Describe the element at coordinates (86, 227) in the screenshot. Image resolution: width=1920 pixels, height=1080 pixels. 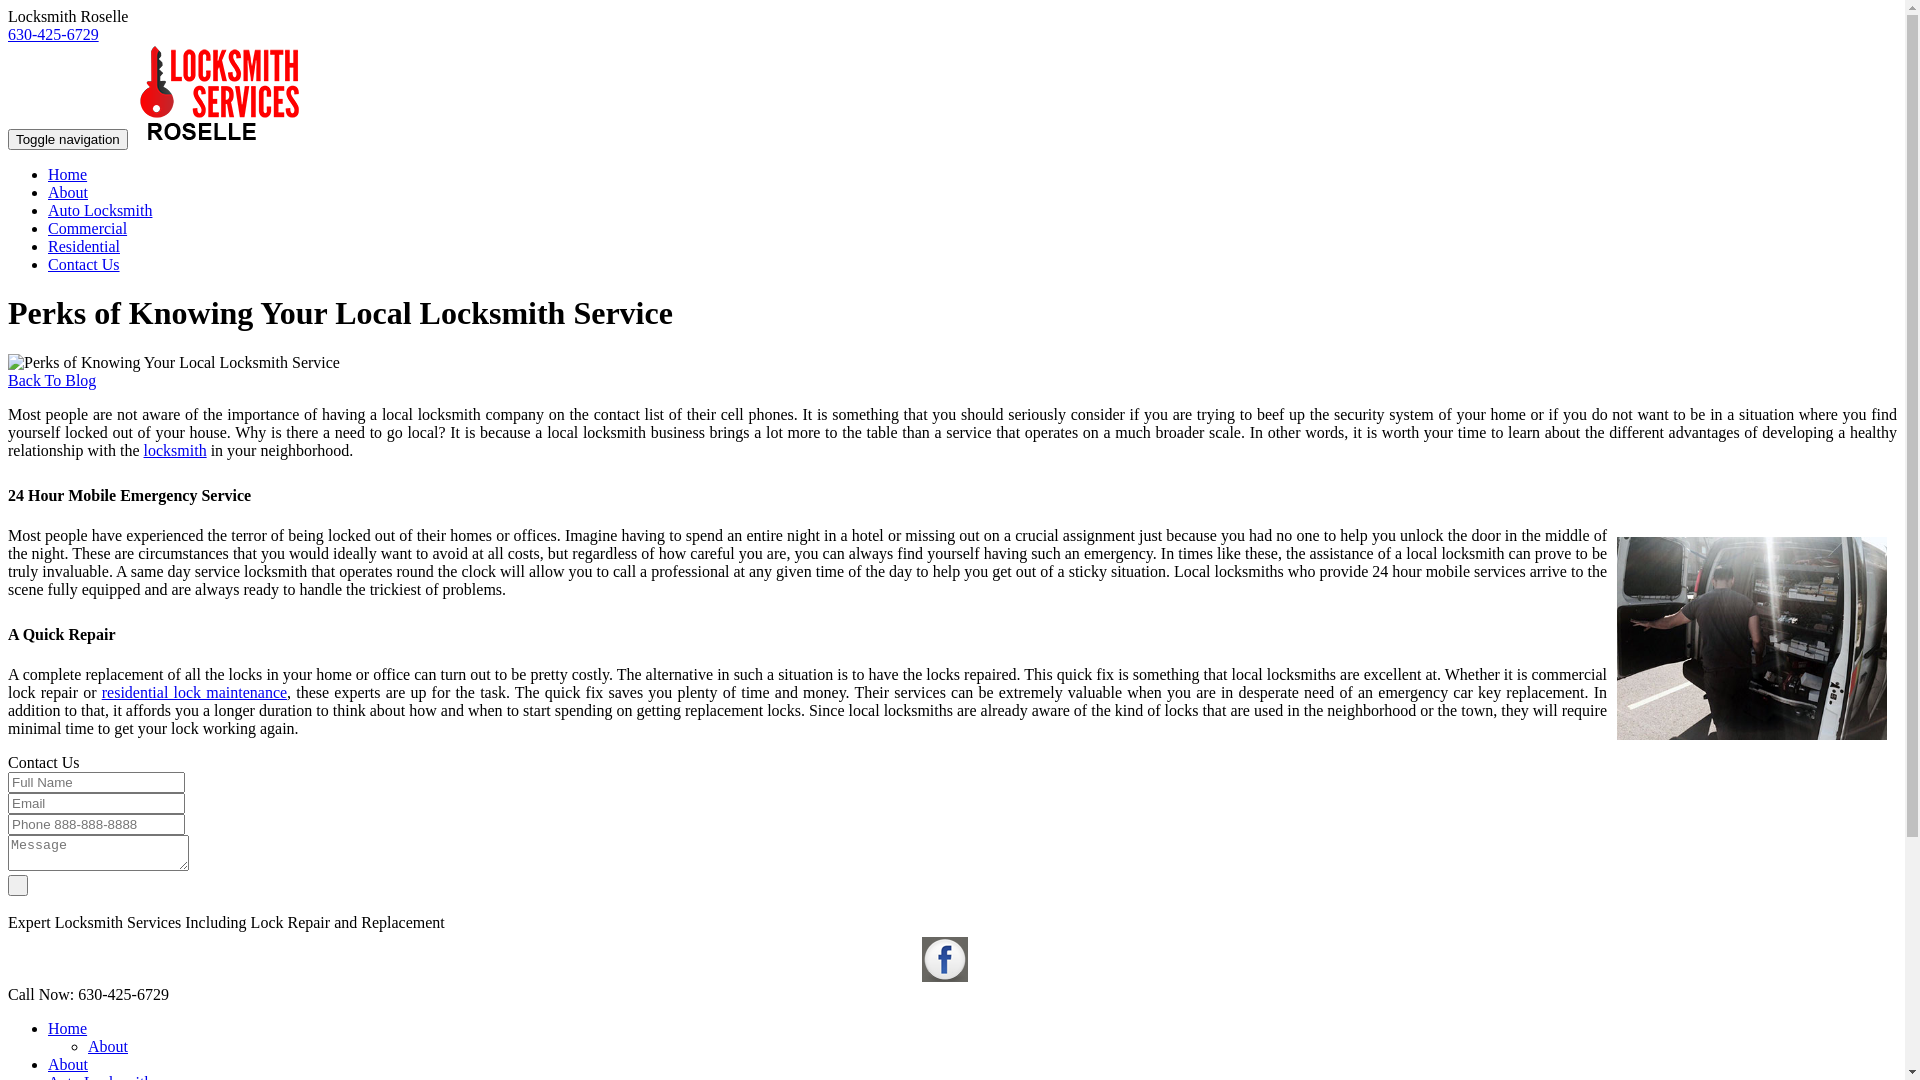
I see `'Commercial'` at that location.